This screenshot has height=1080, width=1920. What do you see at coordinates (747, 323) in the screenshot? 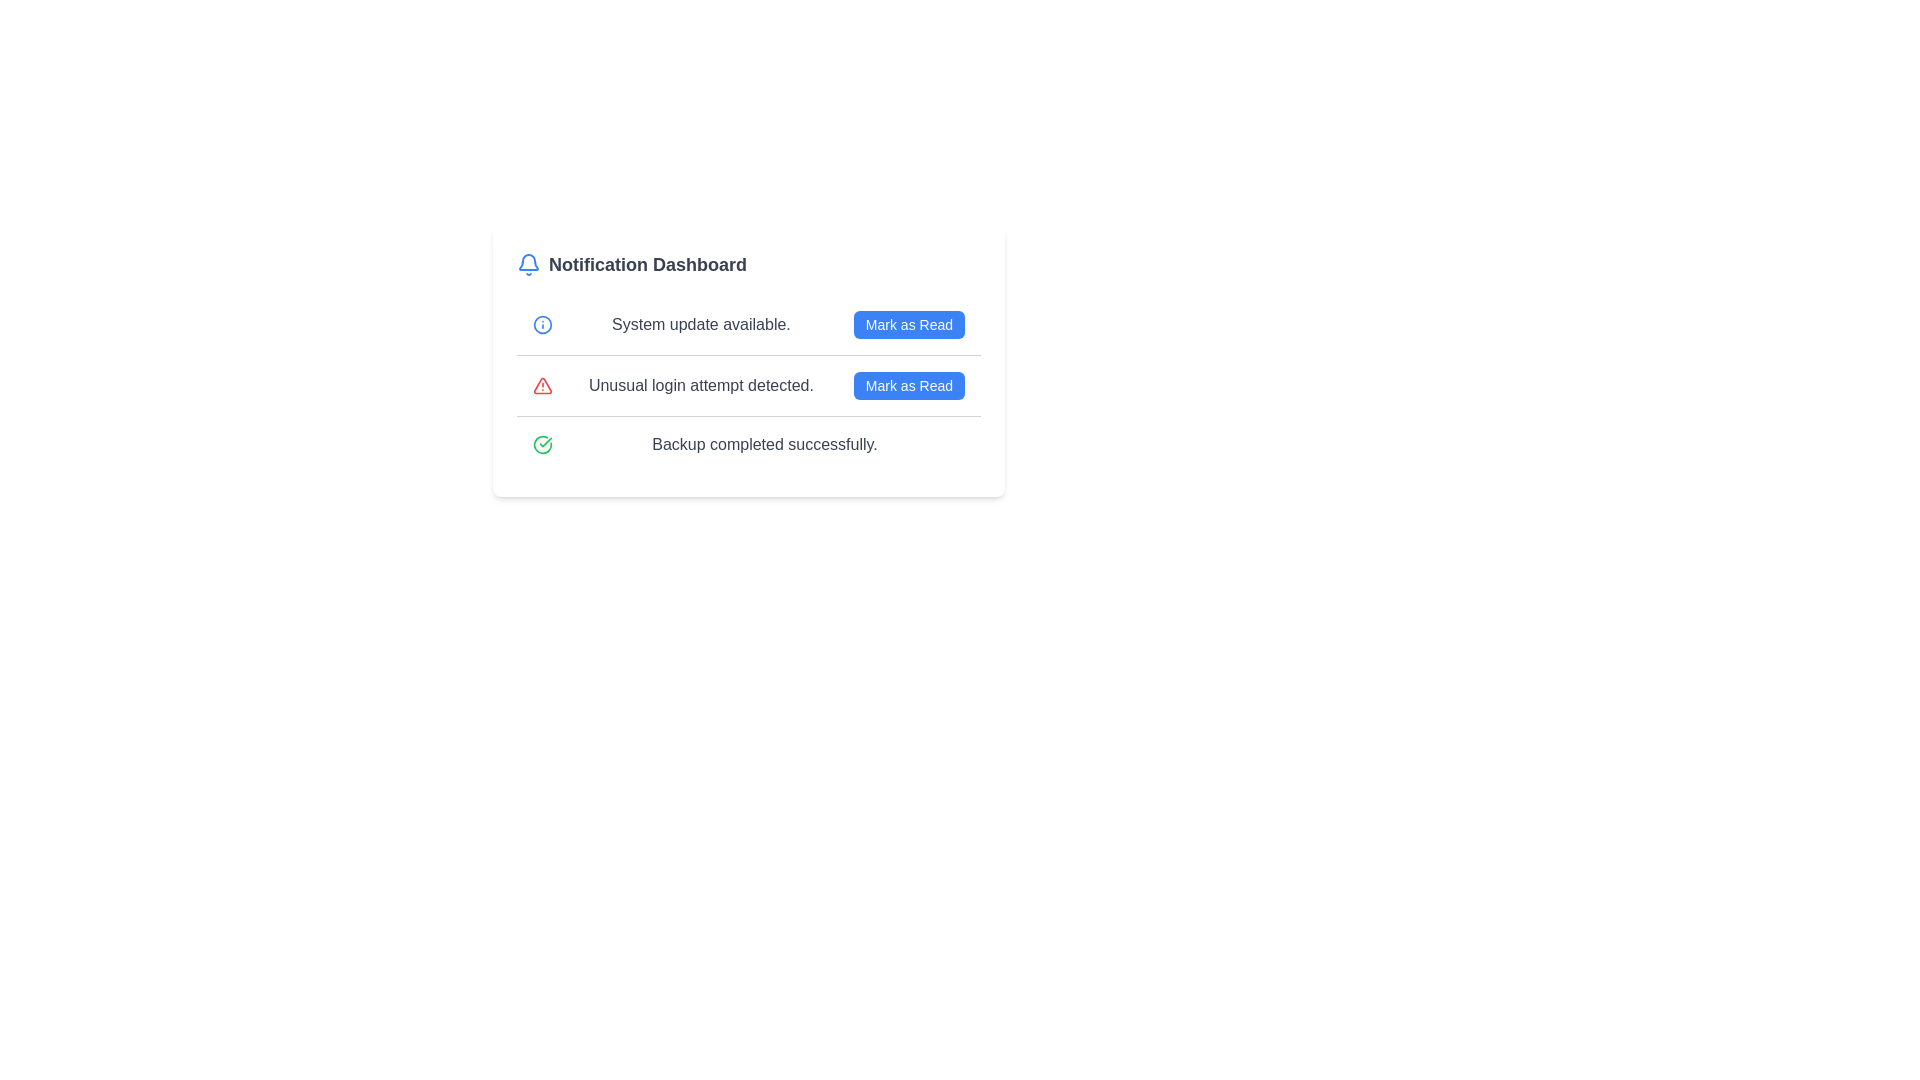
I see `the first notification row below the 'Notification Dashboard' header to obtain further context` at bounding box center [747, 323].